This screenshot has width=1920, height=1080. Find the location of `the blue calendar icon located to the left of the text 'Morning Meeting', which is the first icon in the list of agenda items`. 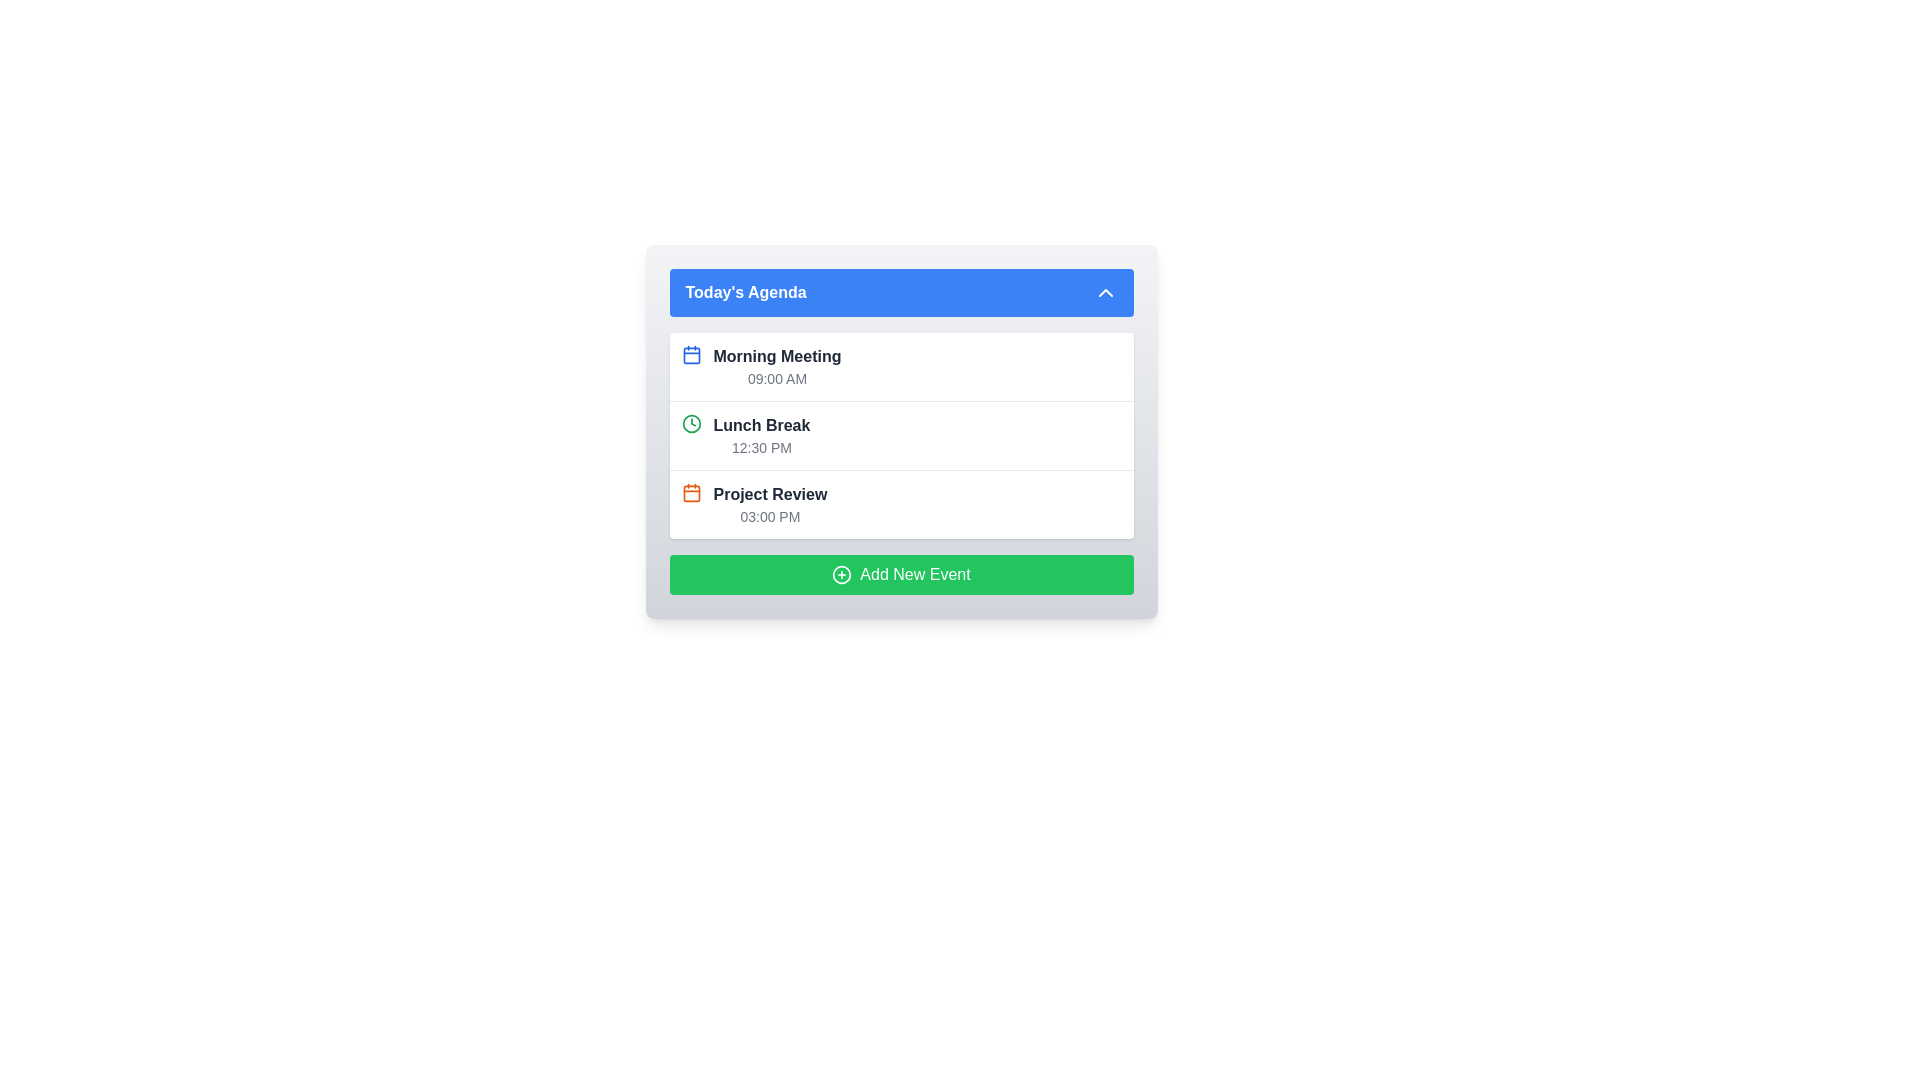

the blue calendar icon located to the left of the text 'Morning Meeting', which is the first icon in the list of agenda items is located at coordinates (691, 353).